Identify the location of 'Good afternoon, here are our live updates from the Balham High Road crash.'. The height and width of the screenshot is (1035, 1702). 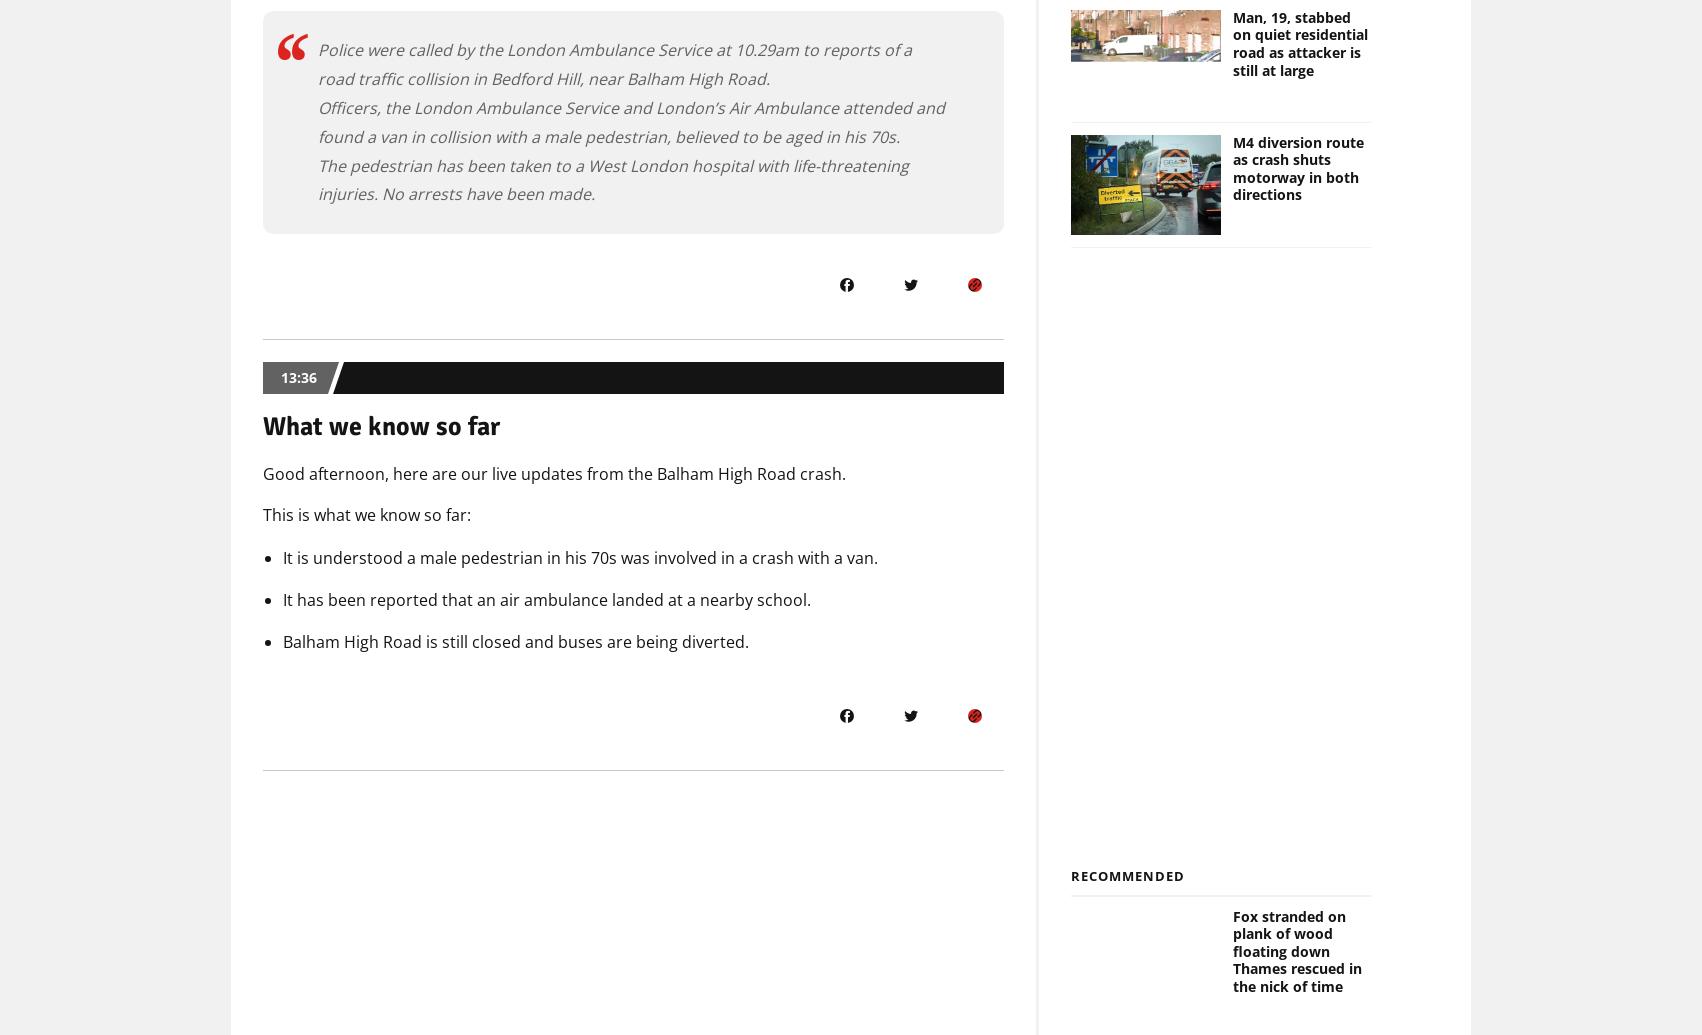
(553, 474).